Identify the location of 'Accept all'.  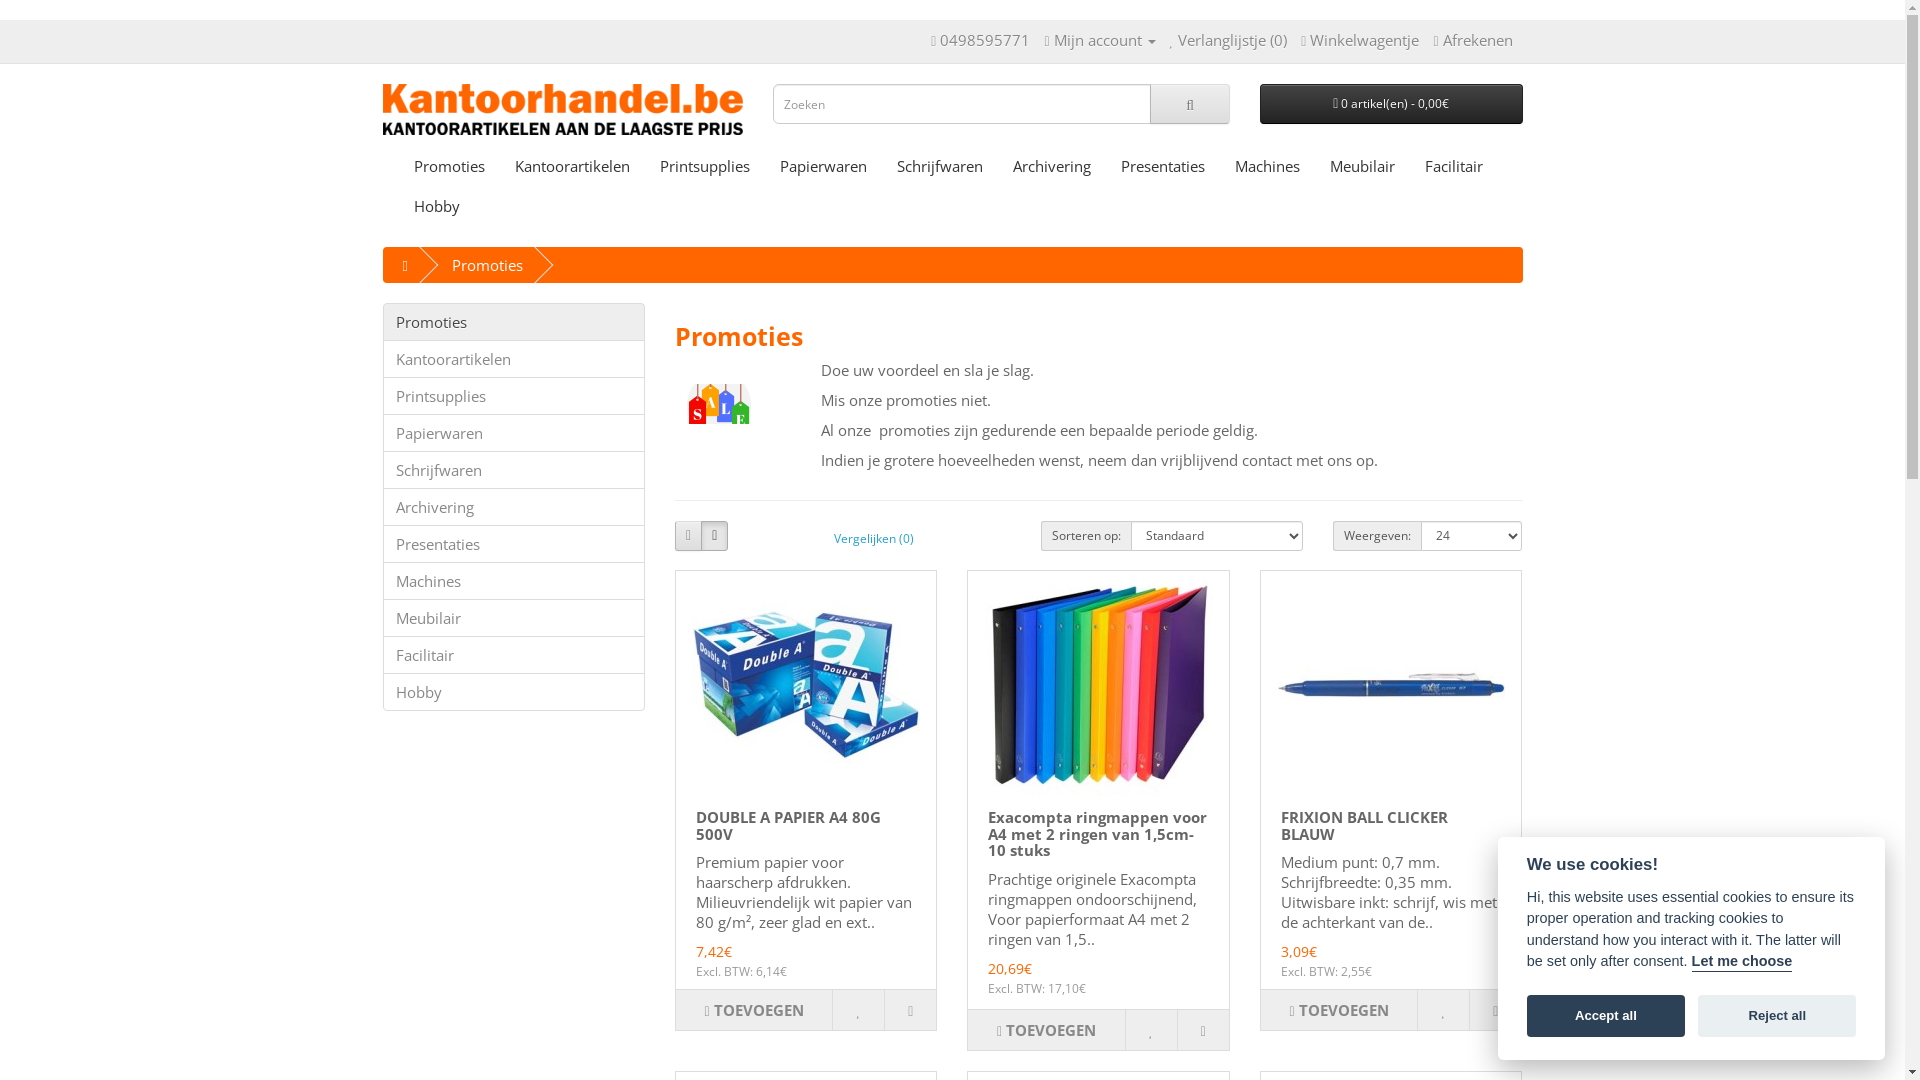
(1606, 1017).